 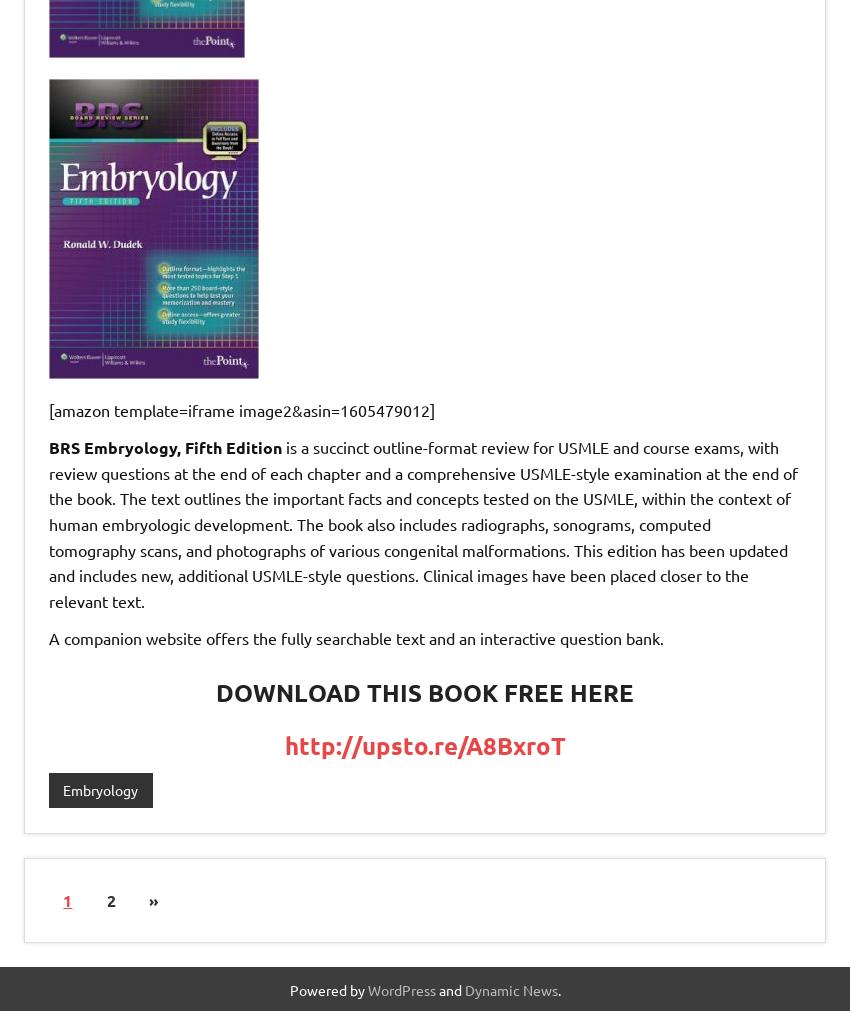 What do you see at coordinates (48, 523) in the screenshot?
I see `'is a succinct outline-format review for USMLE and course exams, with review questions at the end of each chapter and a comprehensive USMLE-style examination at the end of the book. The text outlines the important facts and concepts tested on the USMLE, within the context of human embryologic development. The book also includes radiographs, sonograms, computed tomography scans, and photographs of various congenital malformations. This edition has been updated and includes new, additional USMLE-style questions. Clinical images have been placed closer to the relevant text.'` at bounding box center [48, 523].